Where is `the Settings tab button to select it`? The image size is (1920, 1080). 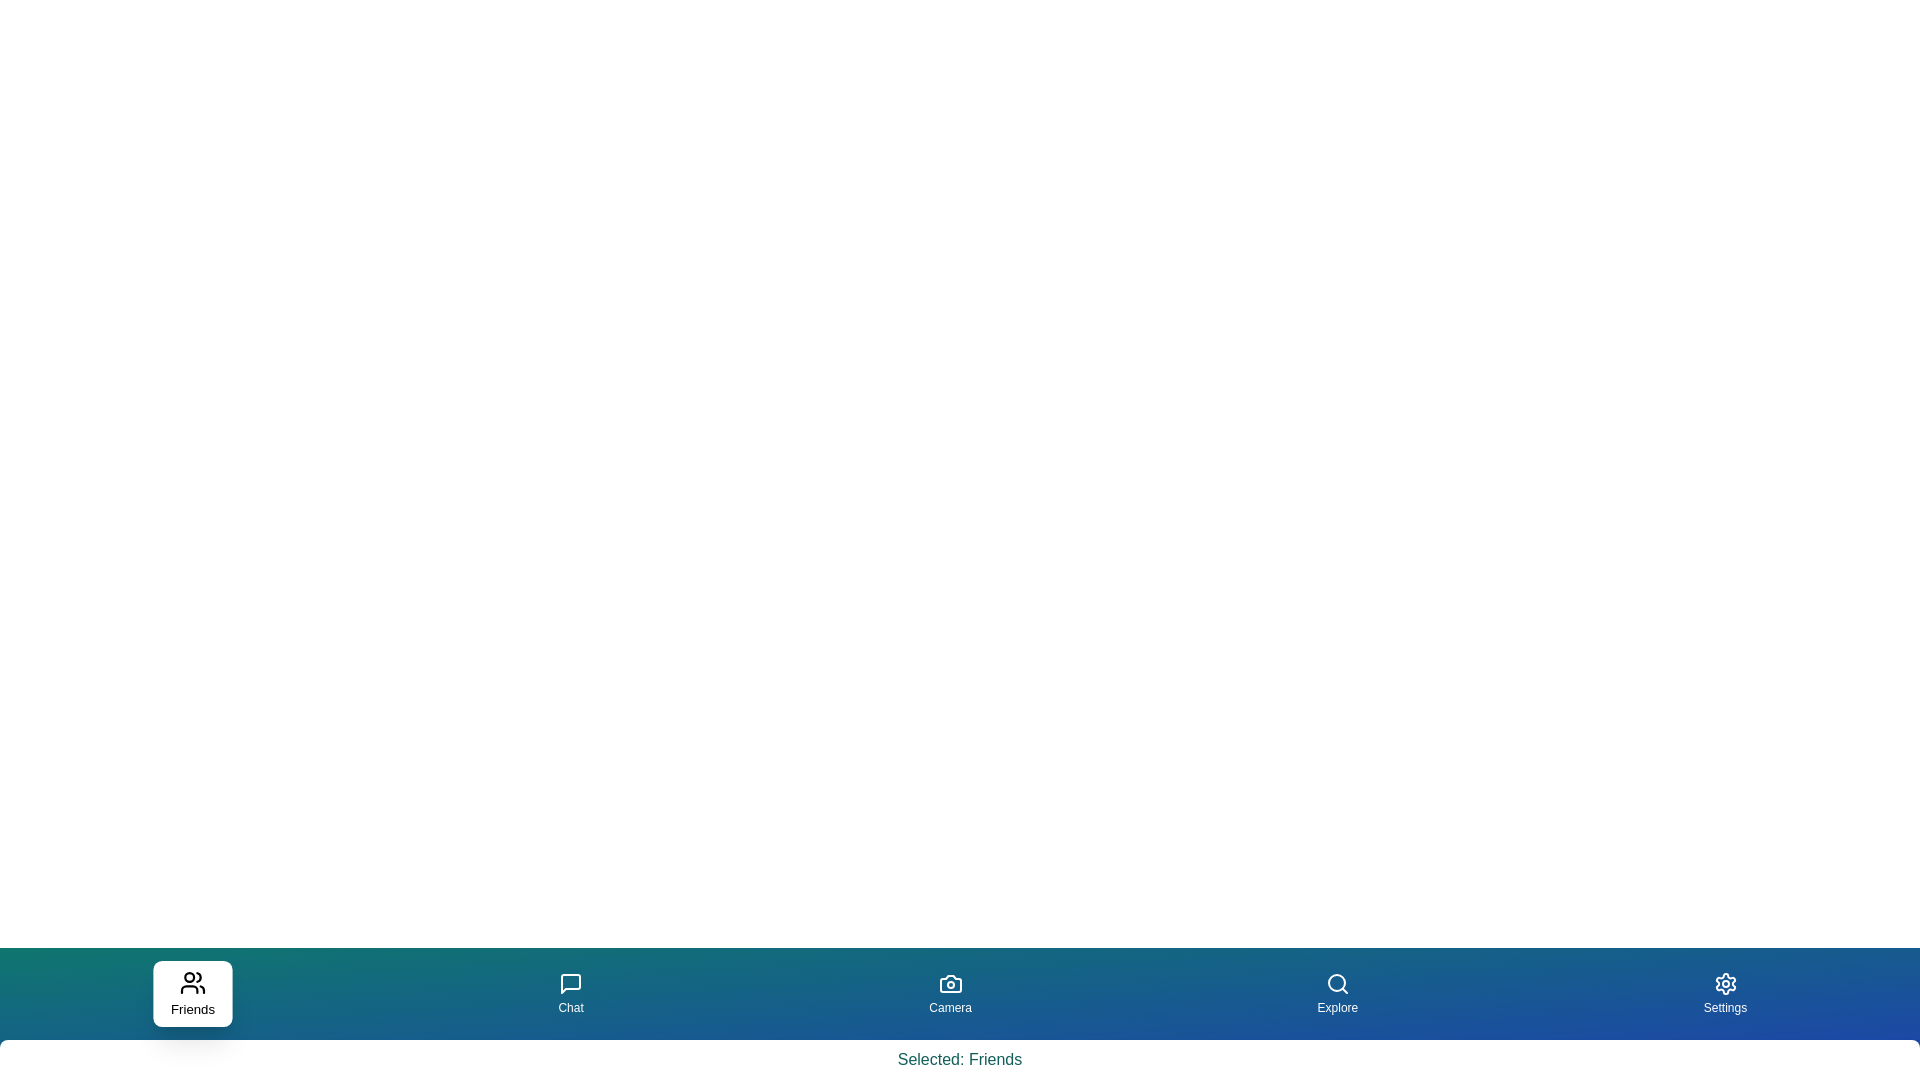 the Settings tab button to select it is located at coordinates (1723, 994).